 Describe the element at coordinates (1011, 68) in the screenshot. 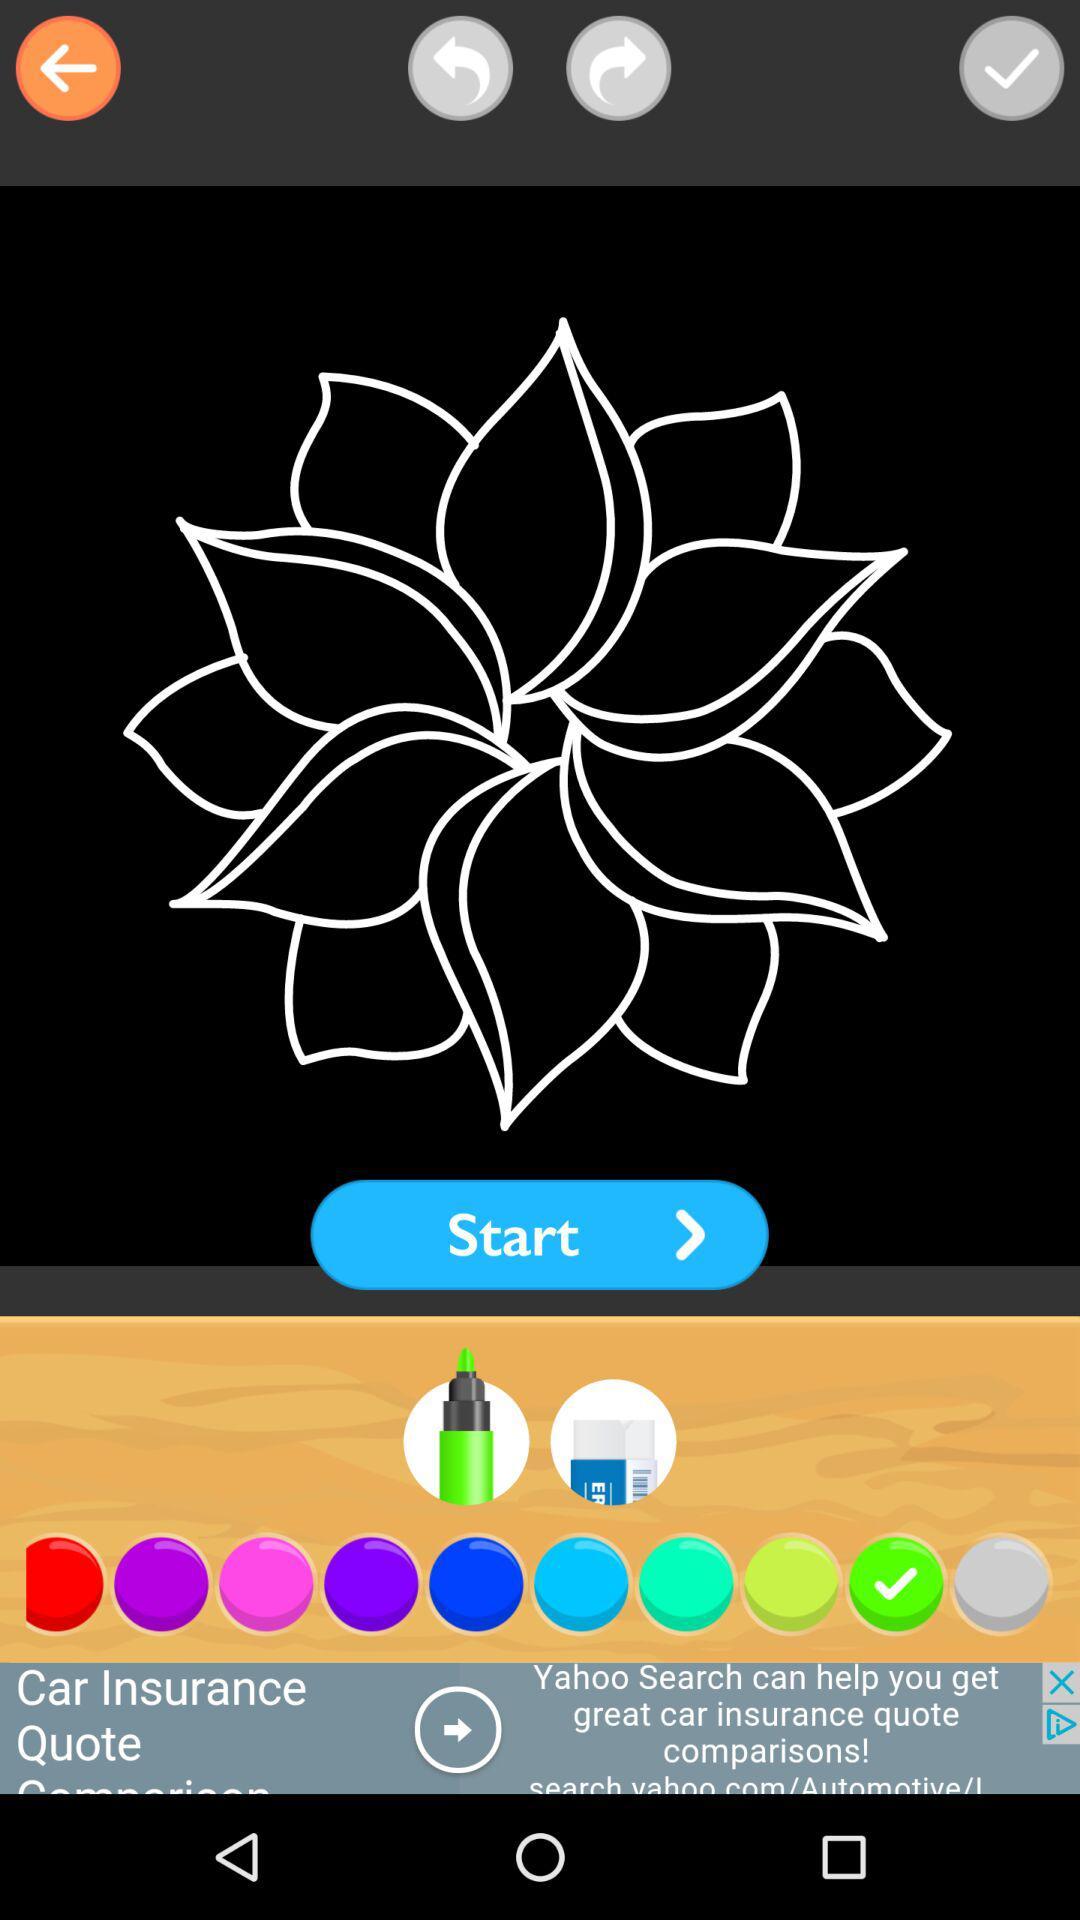

I see `the check icon` at that location.